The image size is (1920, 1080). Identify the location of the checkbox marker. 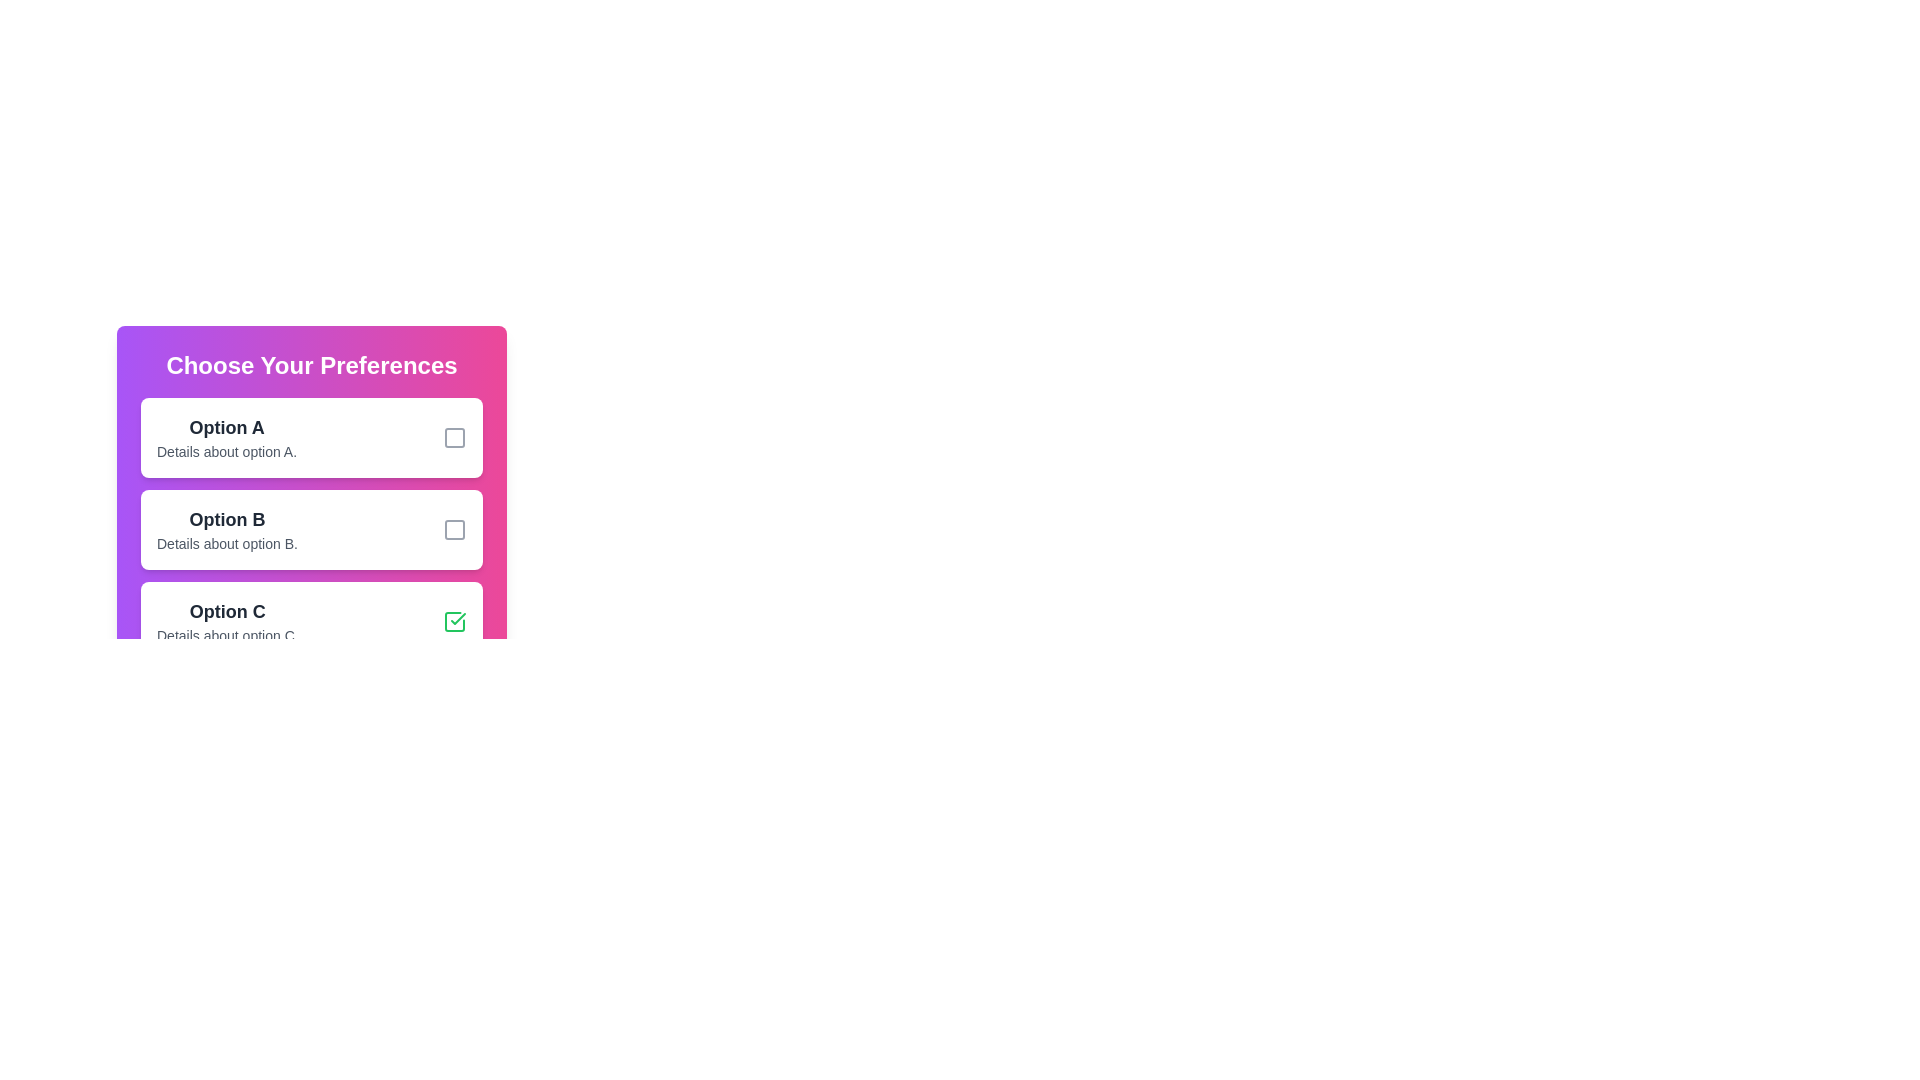
(454, 528).